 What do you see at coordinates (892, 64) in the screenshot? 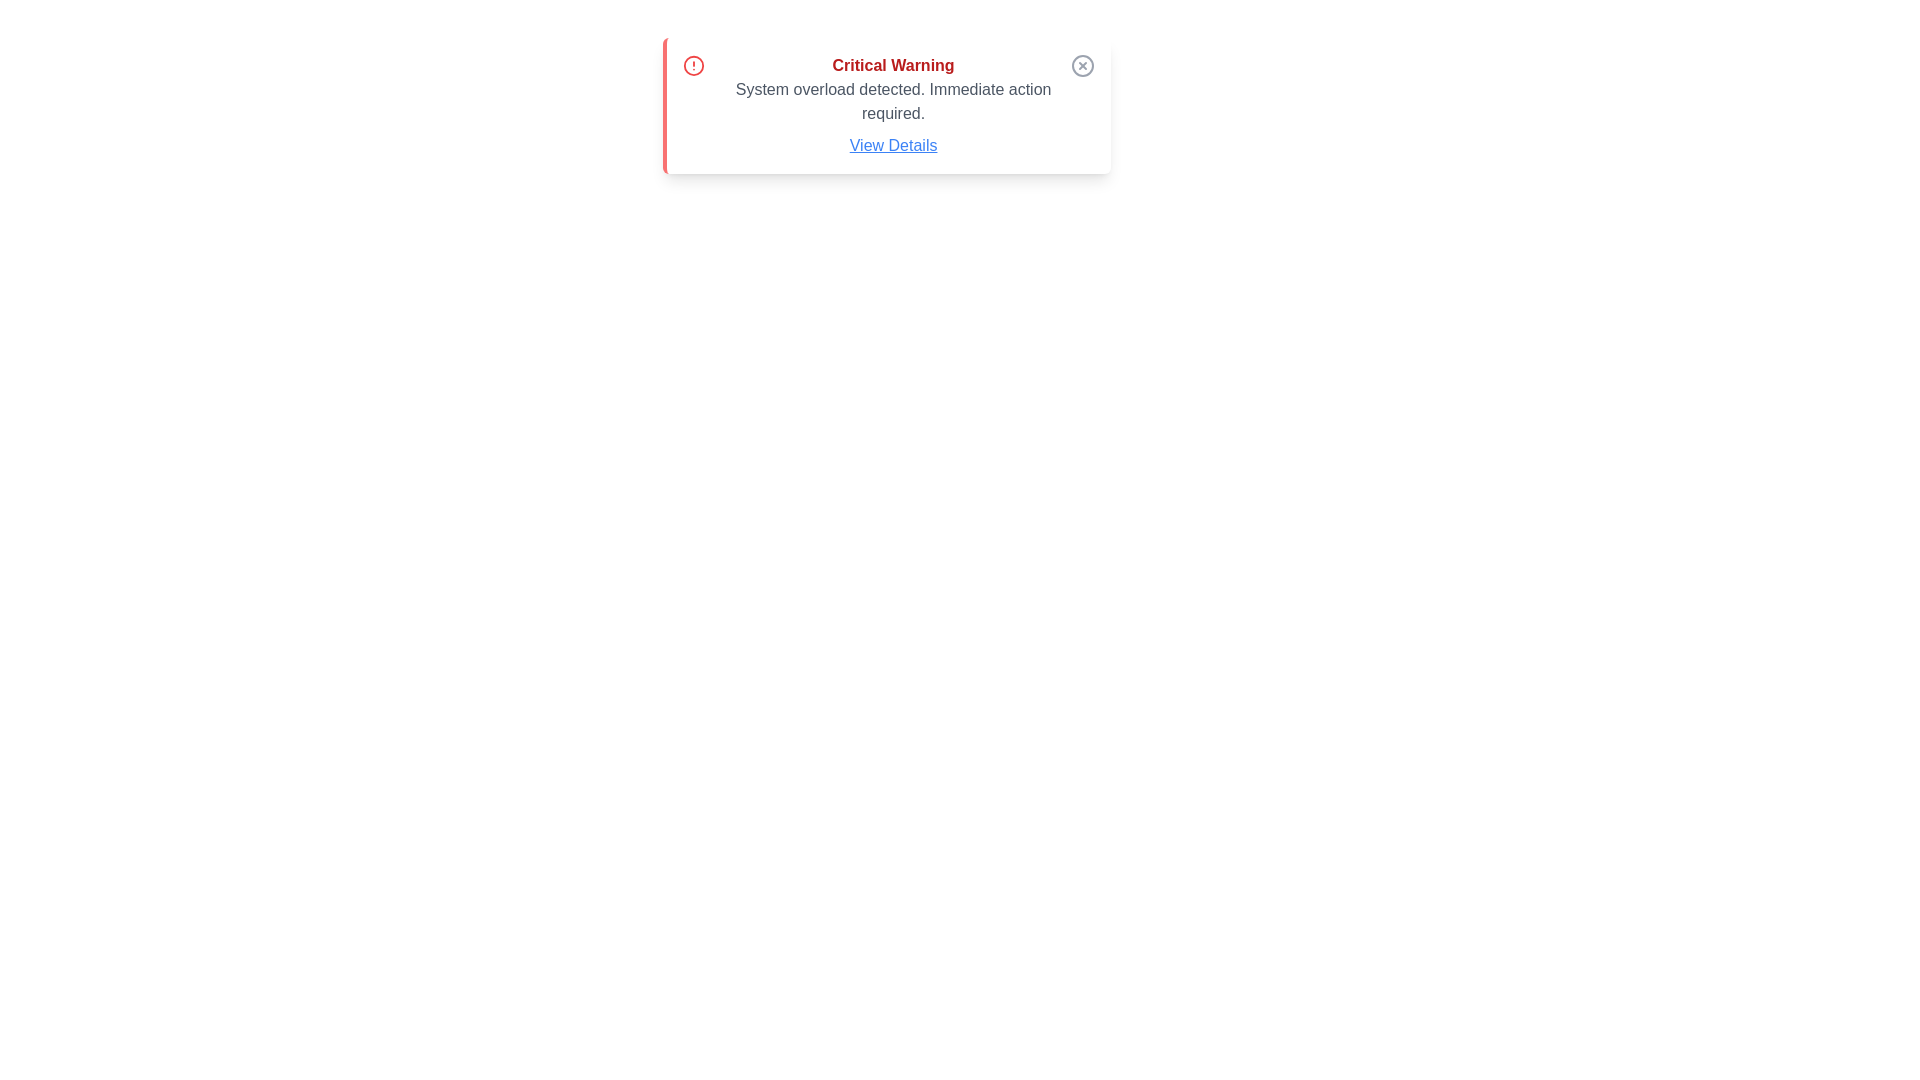
I see `the prominently displayed 'Critical Warning' text, which is styled in bold red and located at the top of the notification box` at bounding box center [892, 64].